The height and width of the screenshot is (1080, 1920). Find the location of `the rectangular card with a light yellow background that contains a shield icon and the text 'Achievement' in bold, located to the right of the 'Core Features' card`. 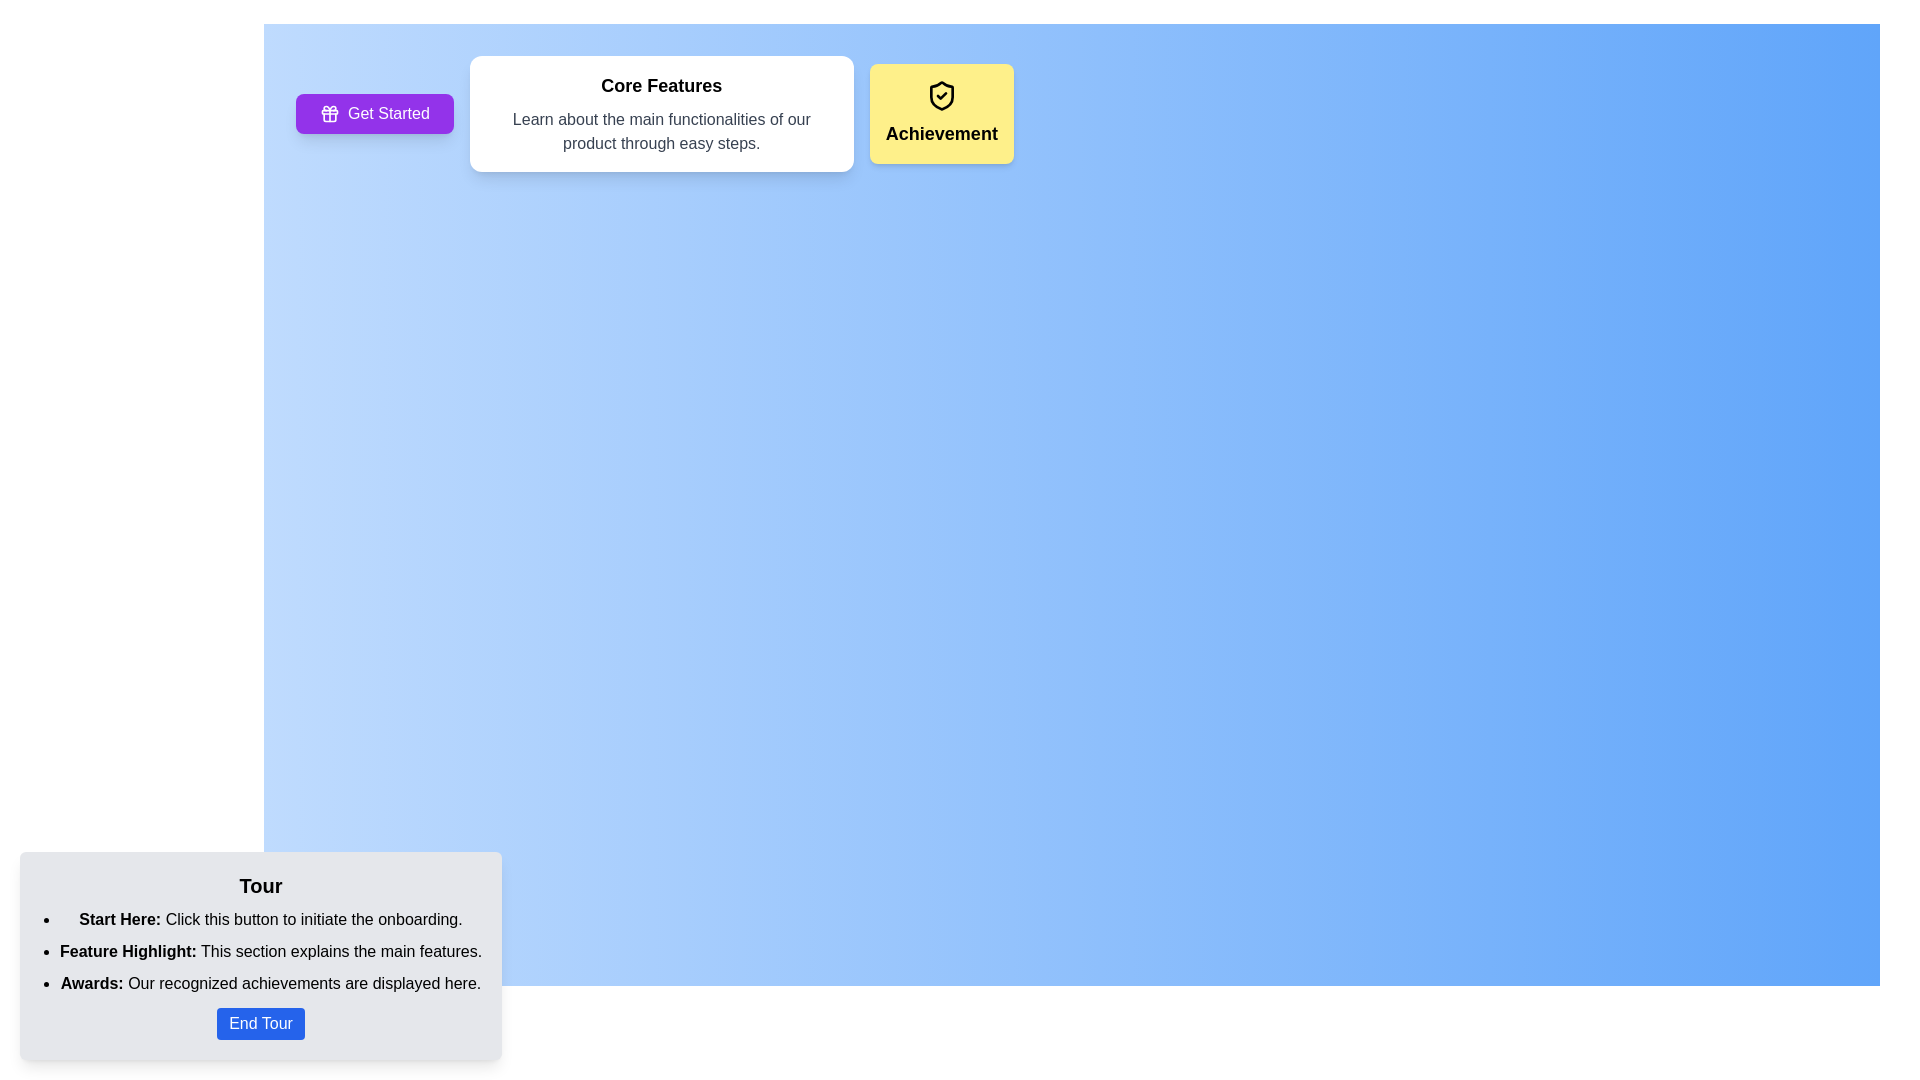

the rectangular card with a light yellow background that contains a shield icon and the text 'Achievement' in bold, located to the right of the 'Core Features' card is located at coordinates (940, 114).